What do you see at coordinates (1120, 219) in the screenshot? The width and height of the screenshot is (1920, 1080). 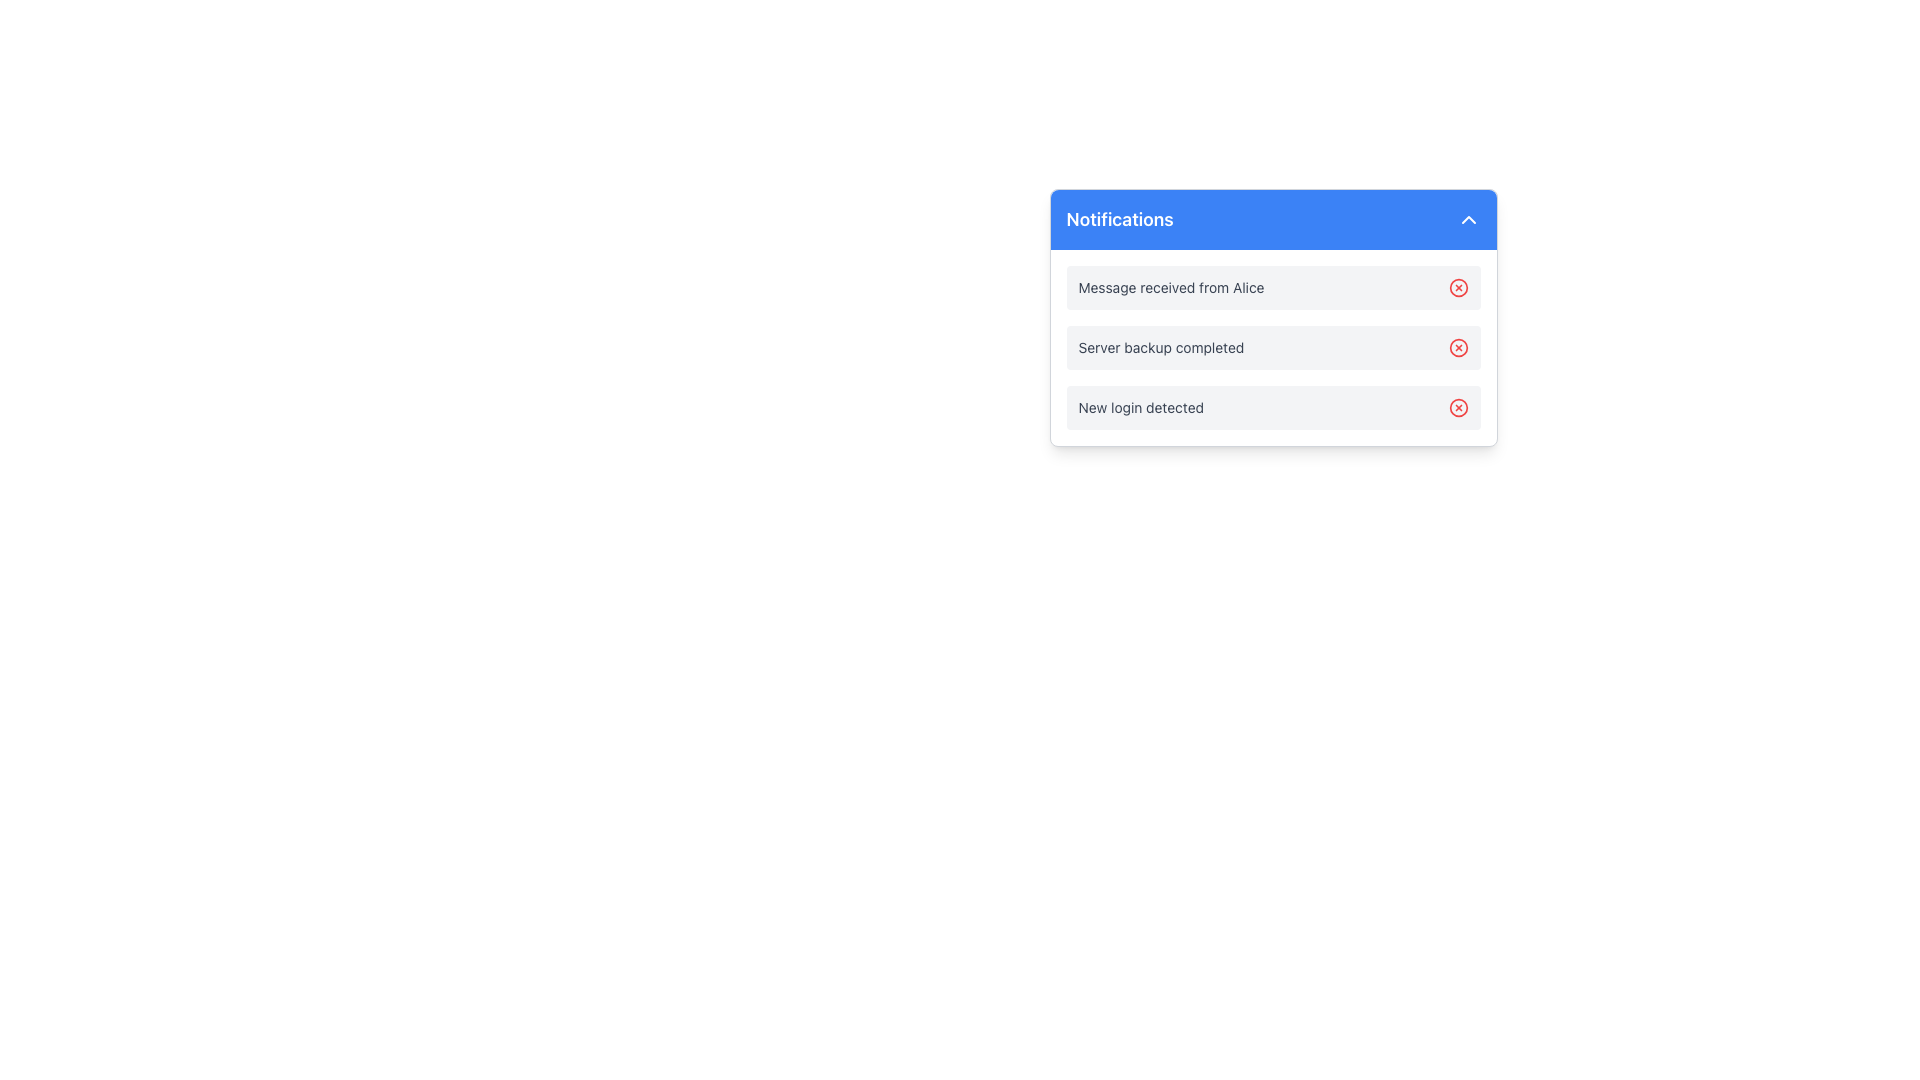 I see `displayed text from the title Text Label located on the left side of the blue header section of the notifications dropdown panel` at bounding box center [1120, 219].